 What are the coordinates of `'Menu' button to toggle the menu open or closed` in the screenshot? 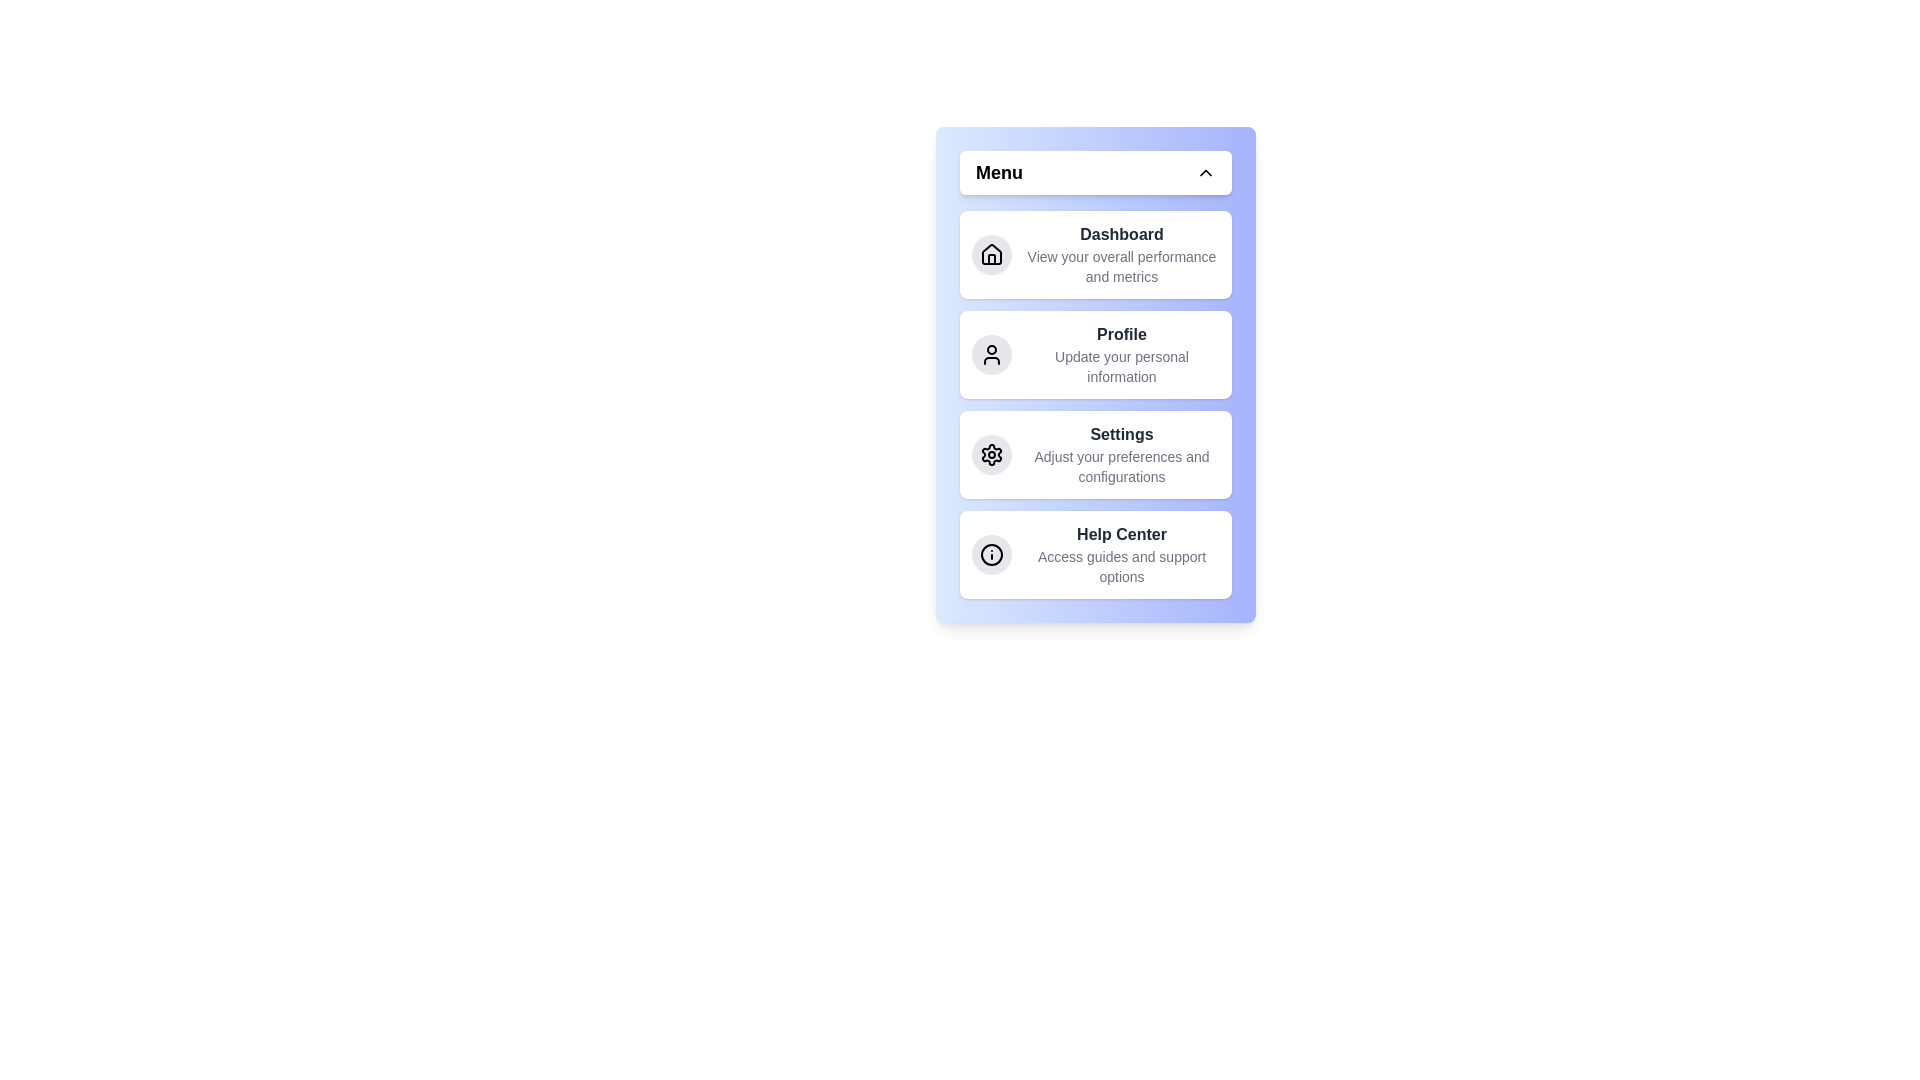 It's located at (1094, 172).